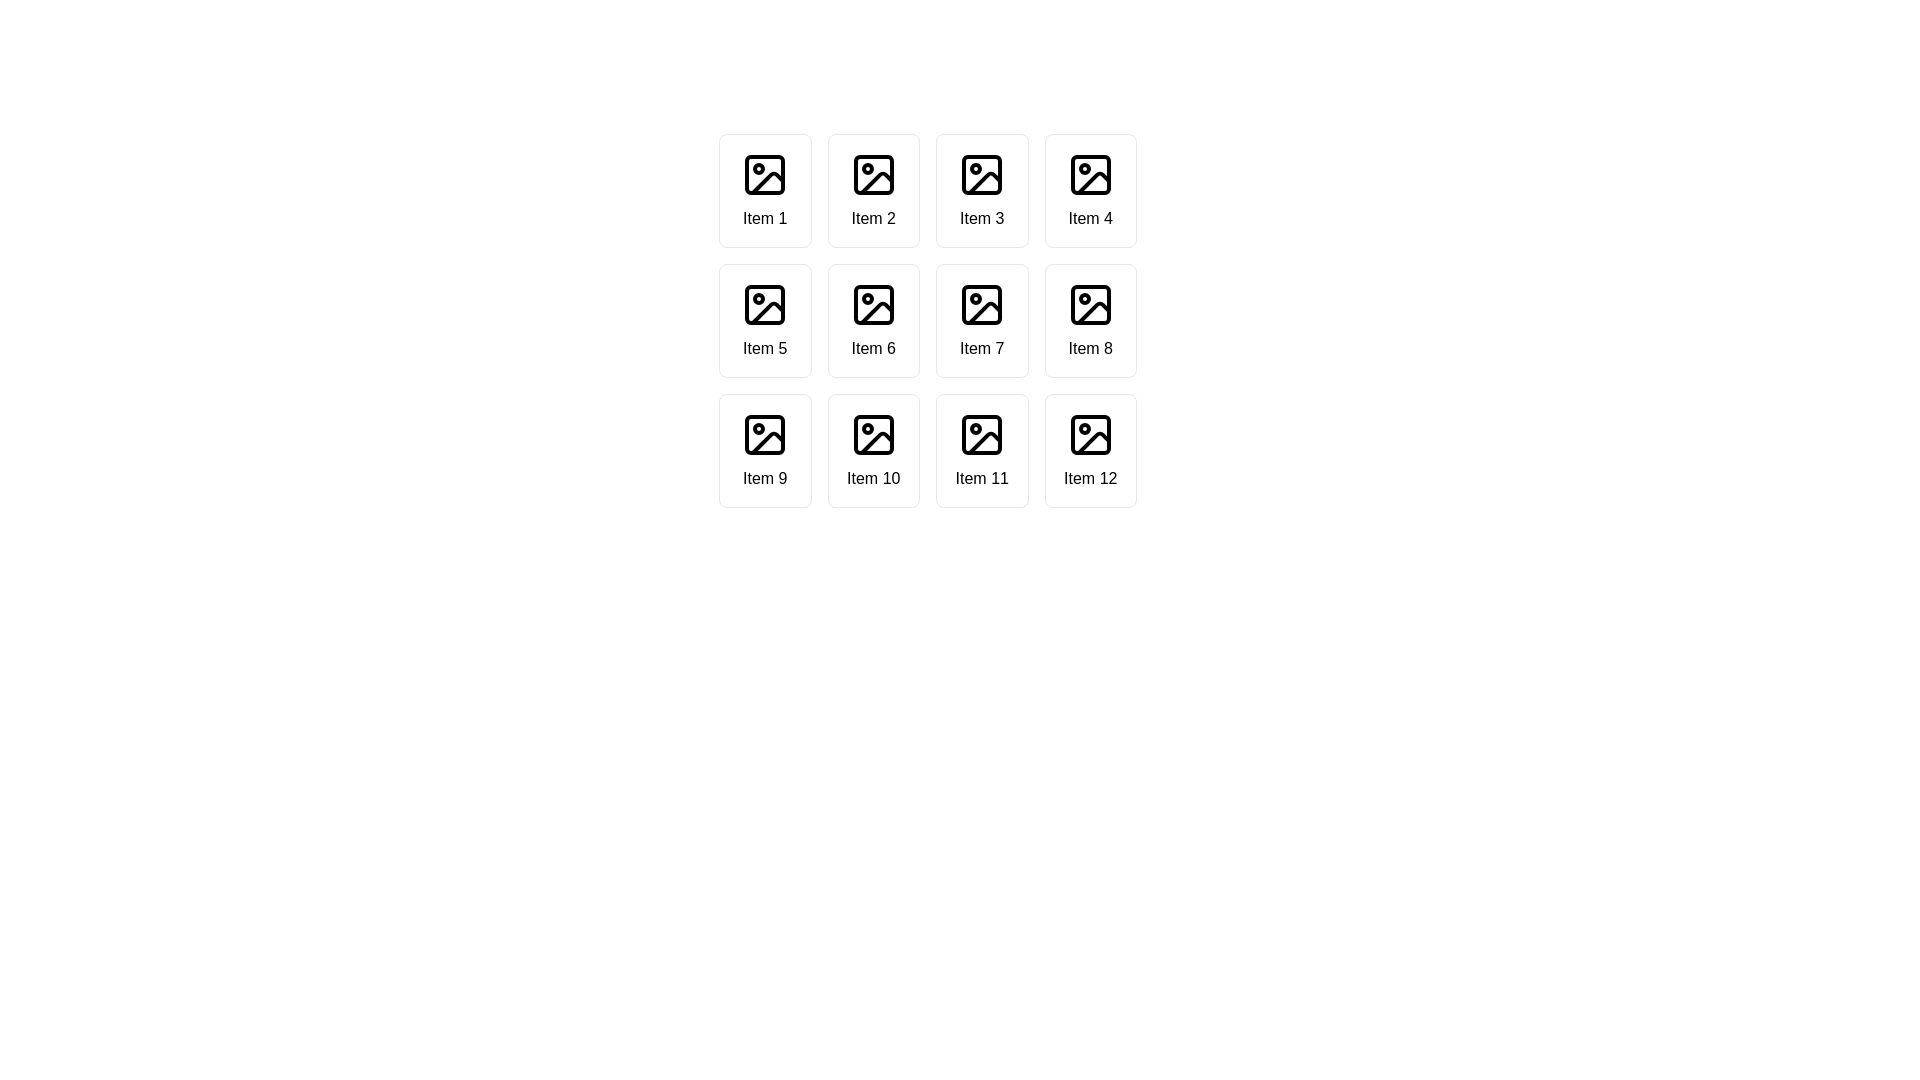  I want to click on the Grid Item Card displaying 'Item 10', which is the fifth item in the last row of the grid, so click(873, 451).